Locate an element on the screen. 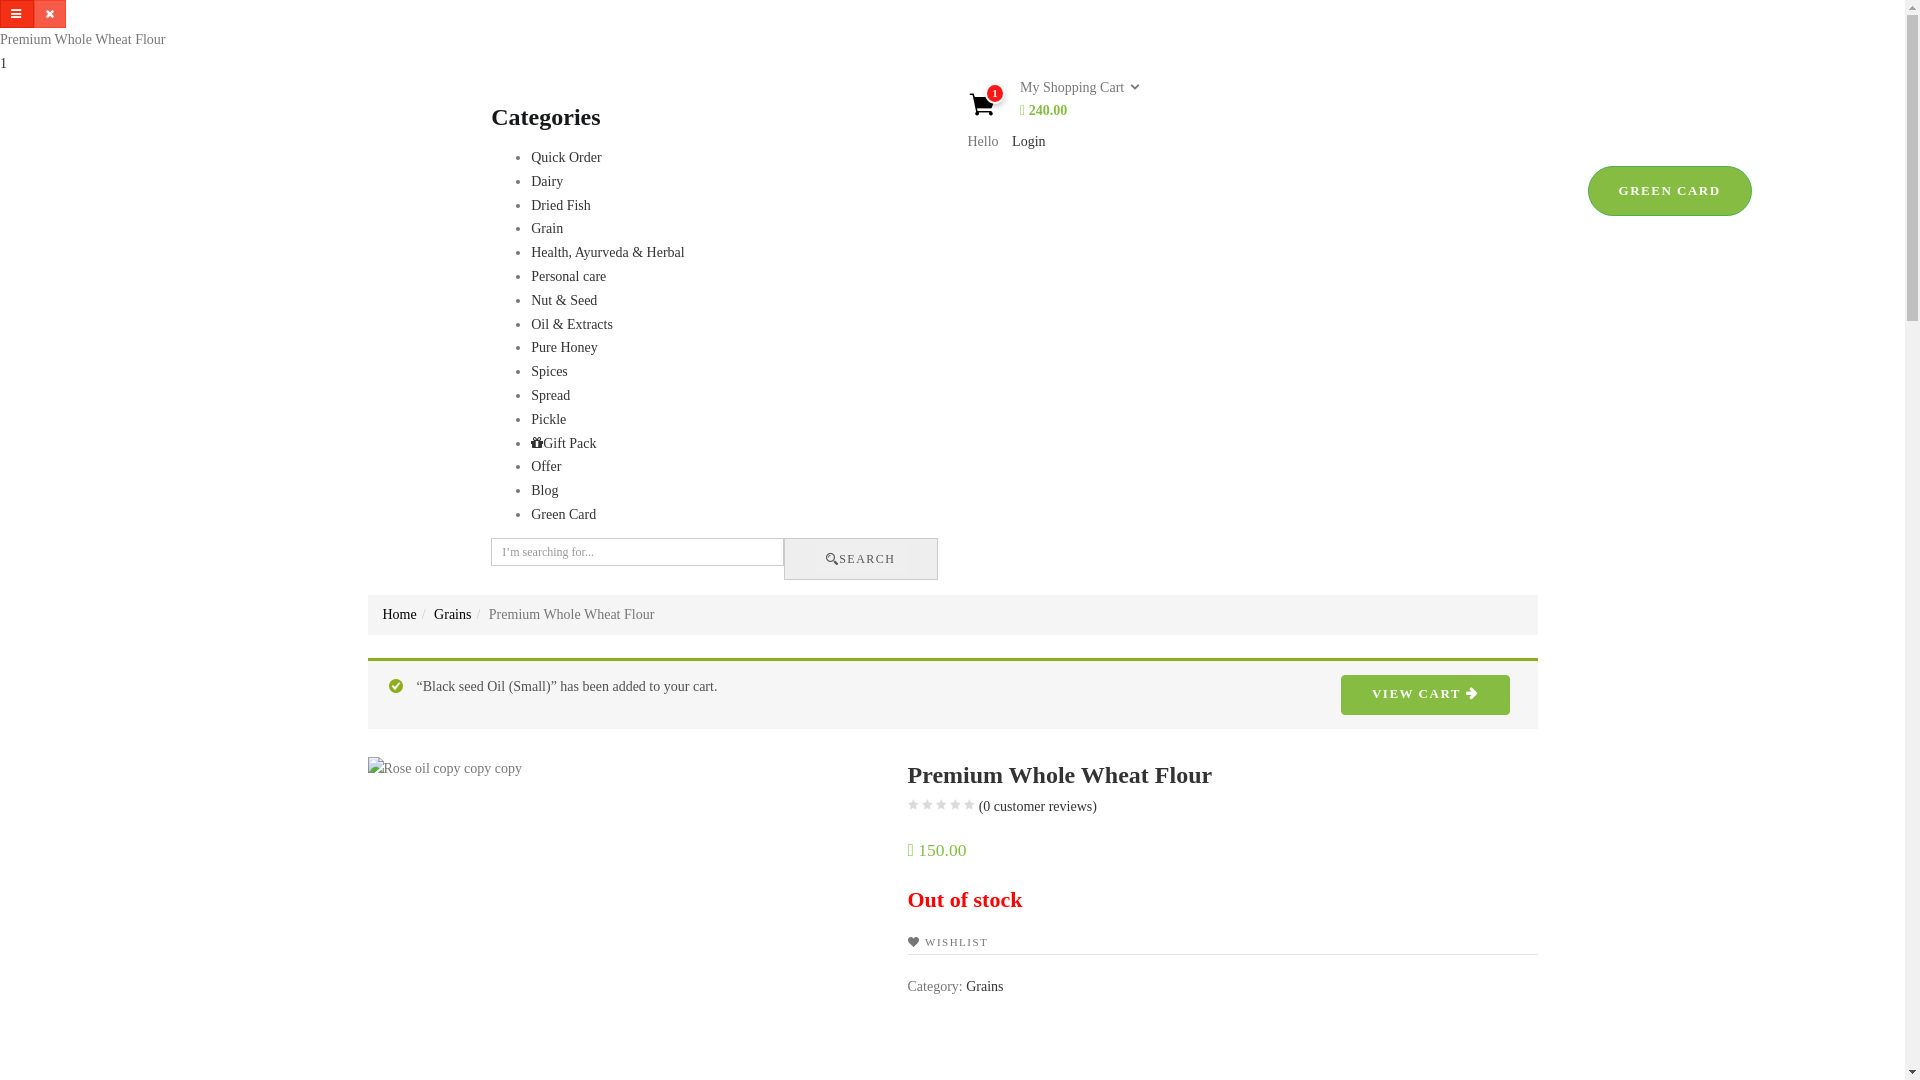 This screenshot has width=1920, height=1080. 'Grains' is located at coordinates (984, 985).